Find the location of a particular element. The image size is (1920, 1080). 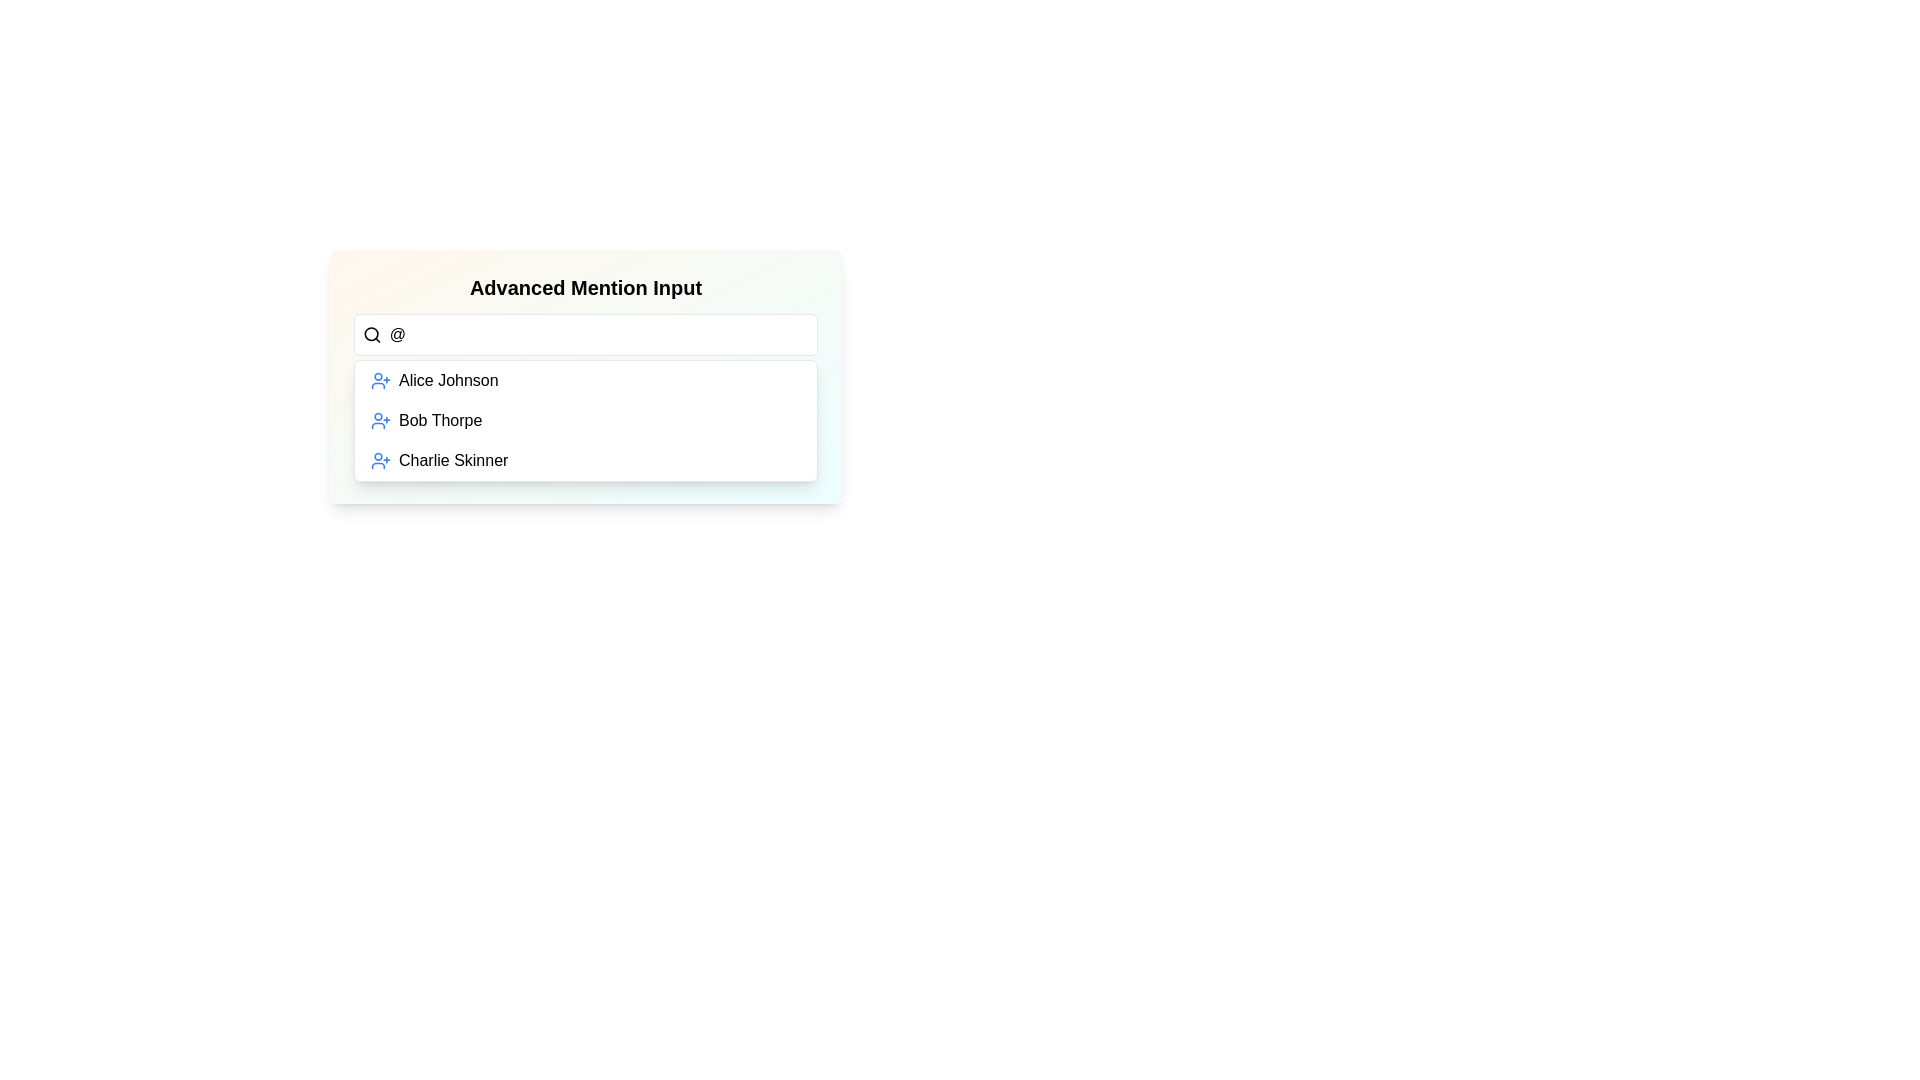

the first item in the dropdown menu labeled 'Alice Johnson' is located at coordinates (584, 381).